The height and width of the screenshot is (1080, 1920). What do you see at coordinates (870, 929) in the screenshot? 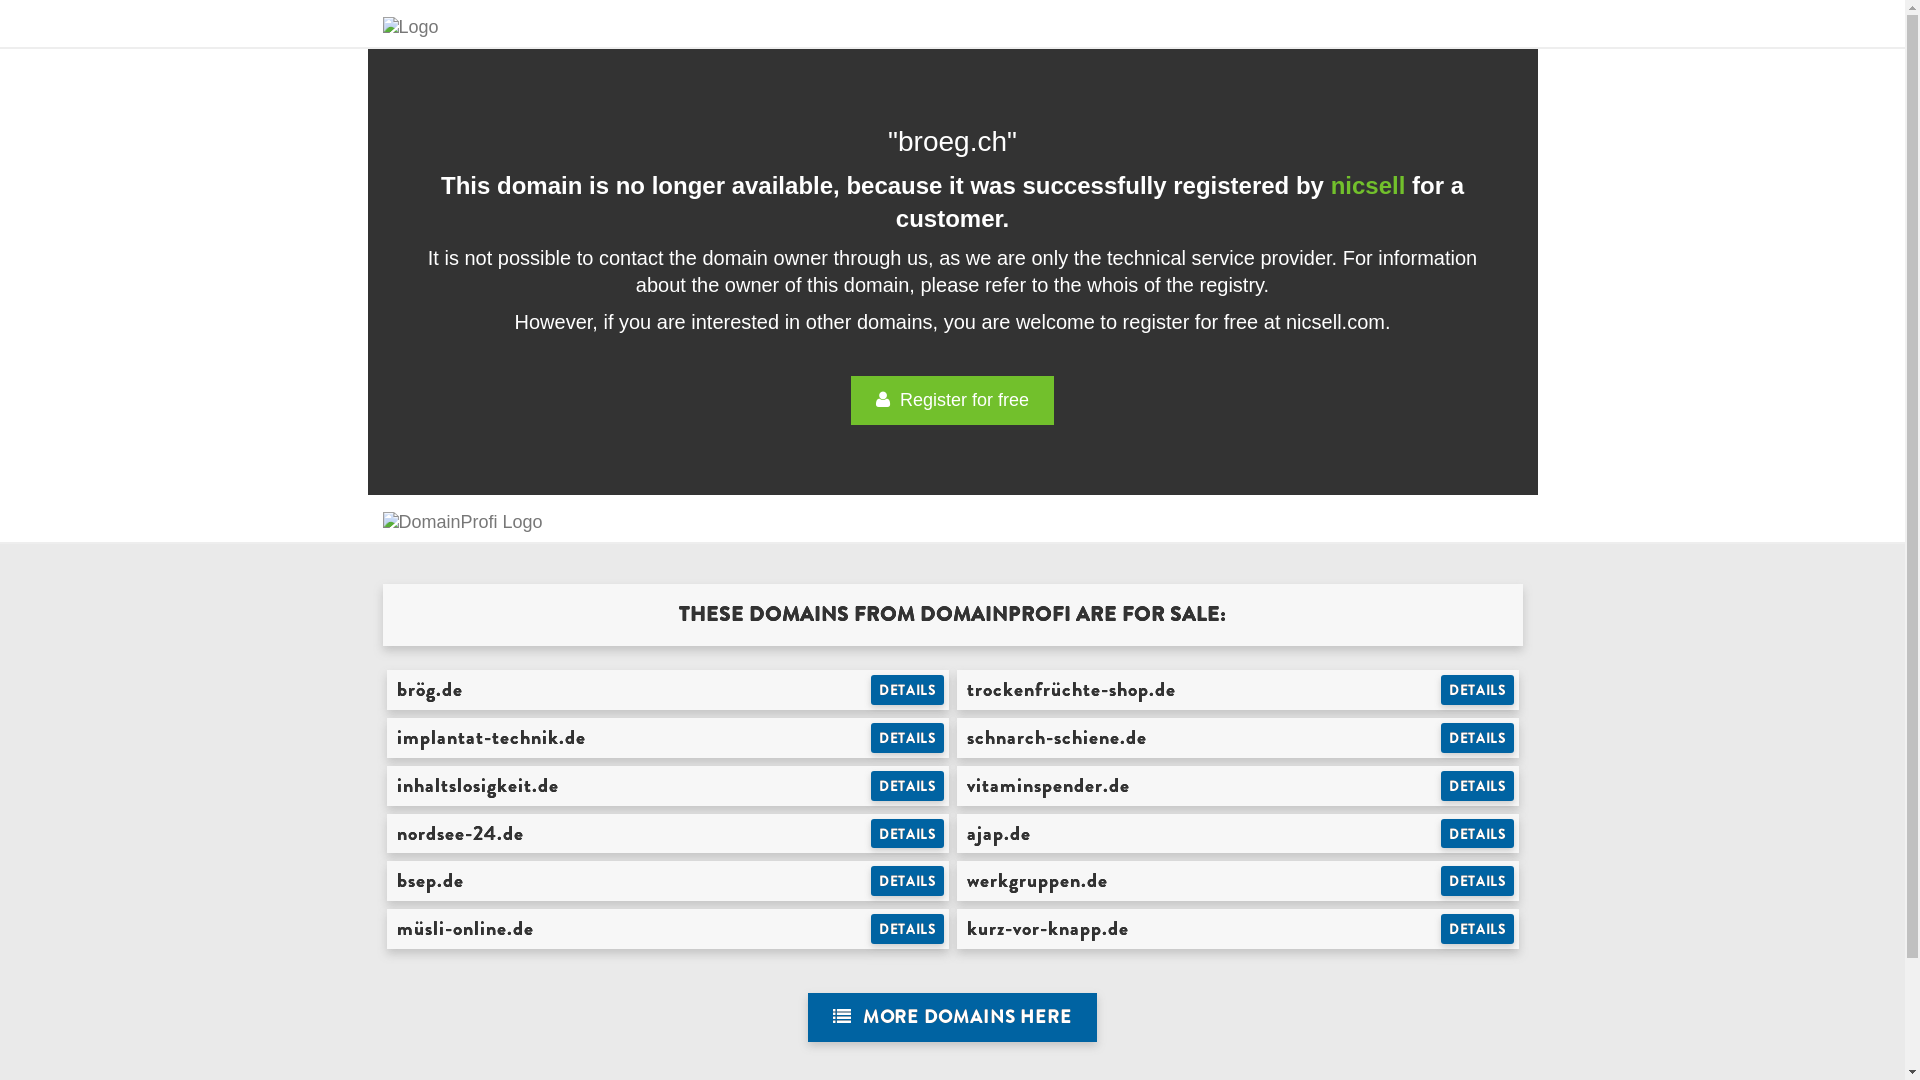
I see `'DETAILS'` at bounding box center [870, 929].